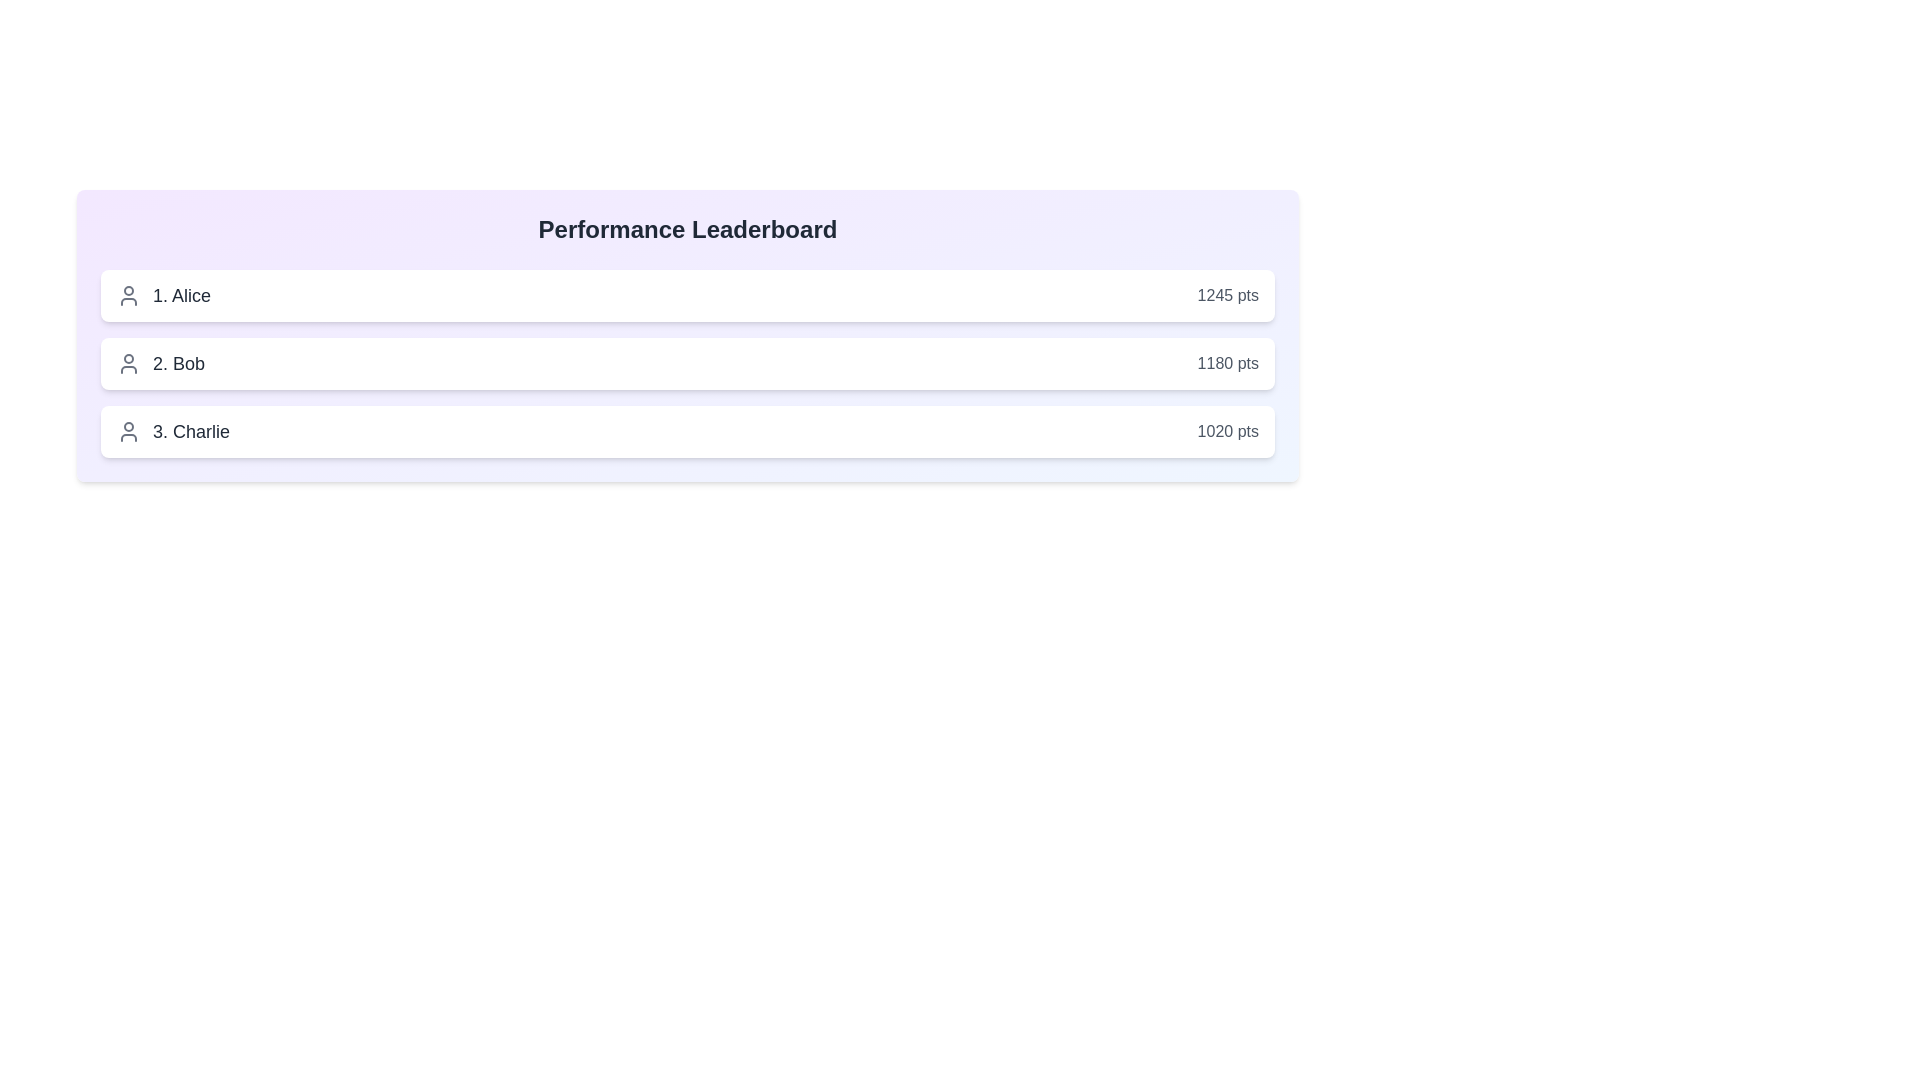 Image resolution: width=1920 pixels, height=1080 pixels. Describe the element at coordinates (687, 431) in the screenshot. I see `the user entry corresponding to Charlie` at that location.